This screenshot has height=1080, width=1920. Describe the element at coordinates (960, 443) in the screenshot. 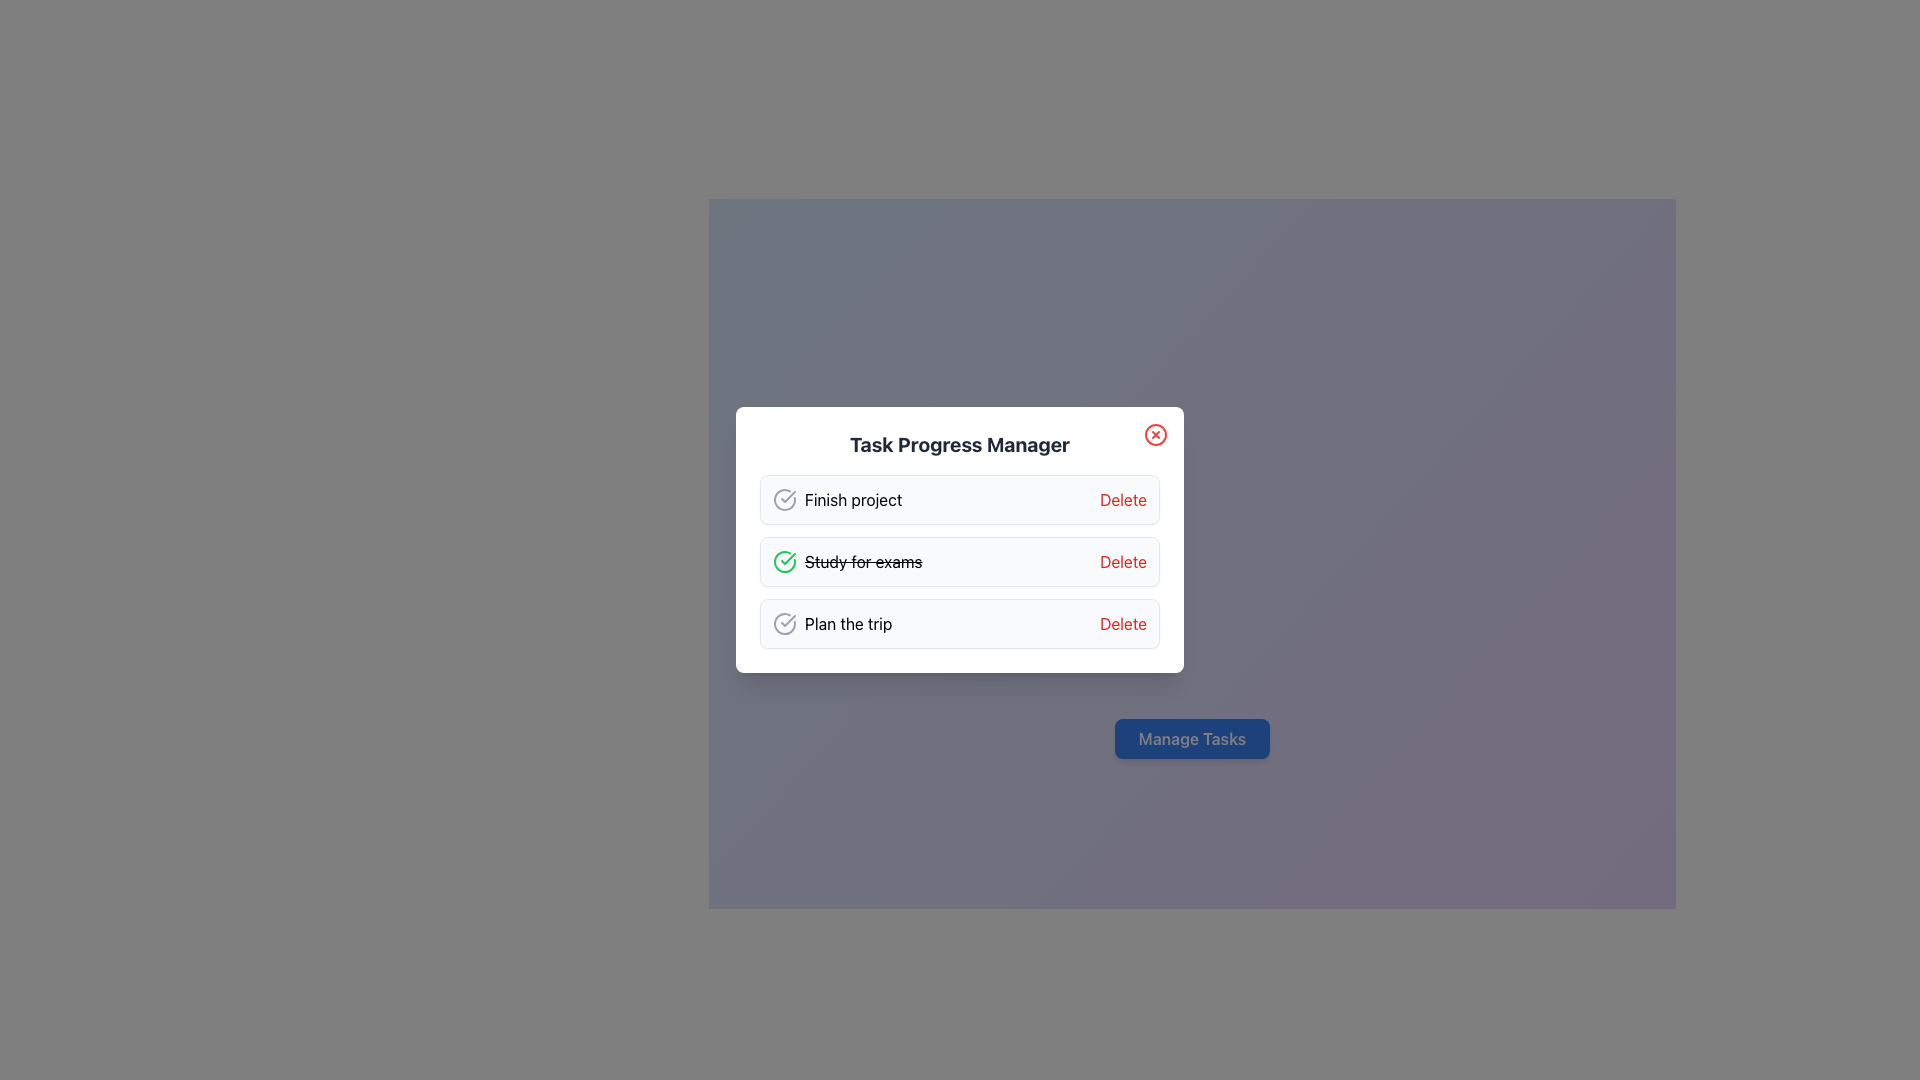

I see `the text label that serves as the title for the task management card, which is centered horizontally at the top of the card and positioned above the task entries` at that location.